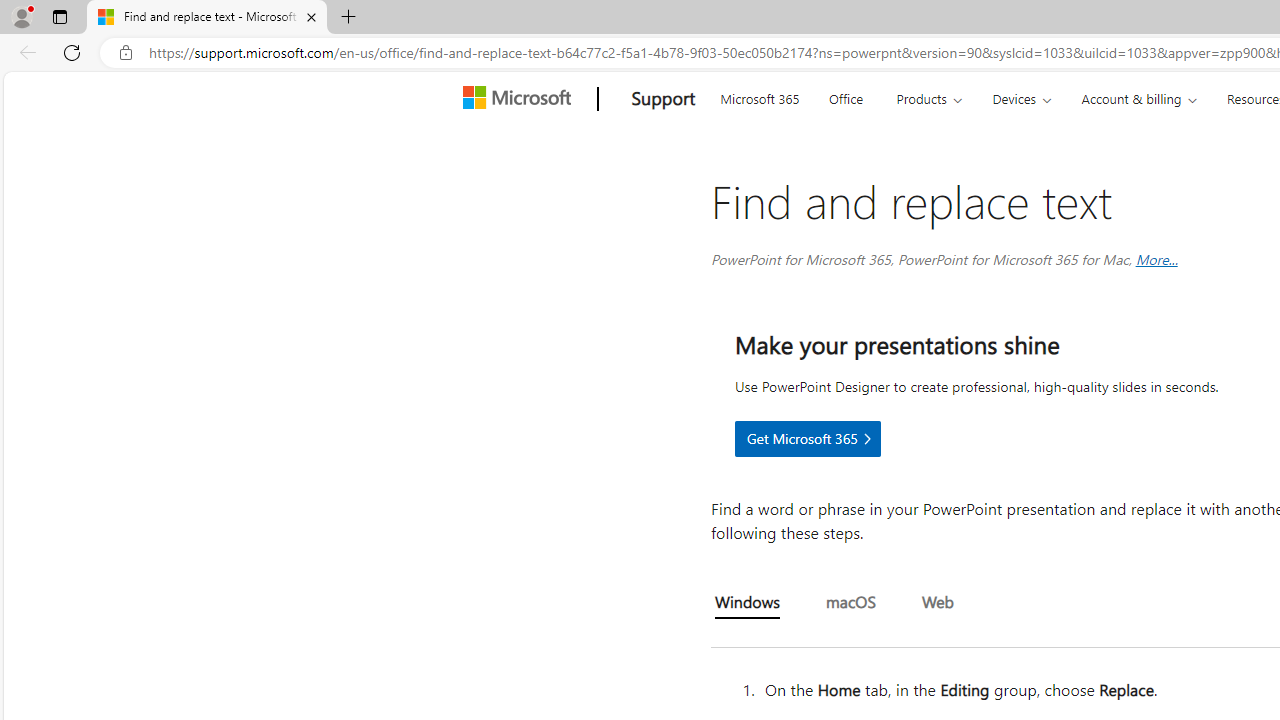 This screenshot has height=720, width=1280. I want to click on 'Support', so click(663, 99).